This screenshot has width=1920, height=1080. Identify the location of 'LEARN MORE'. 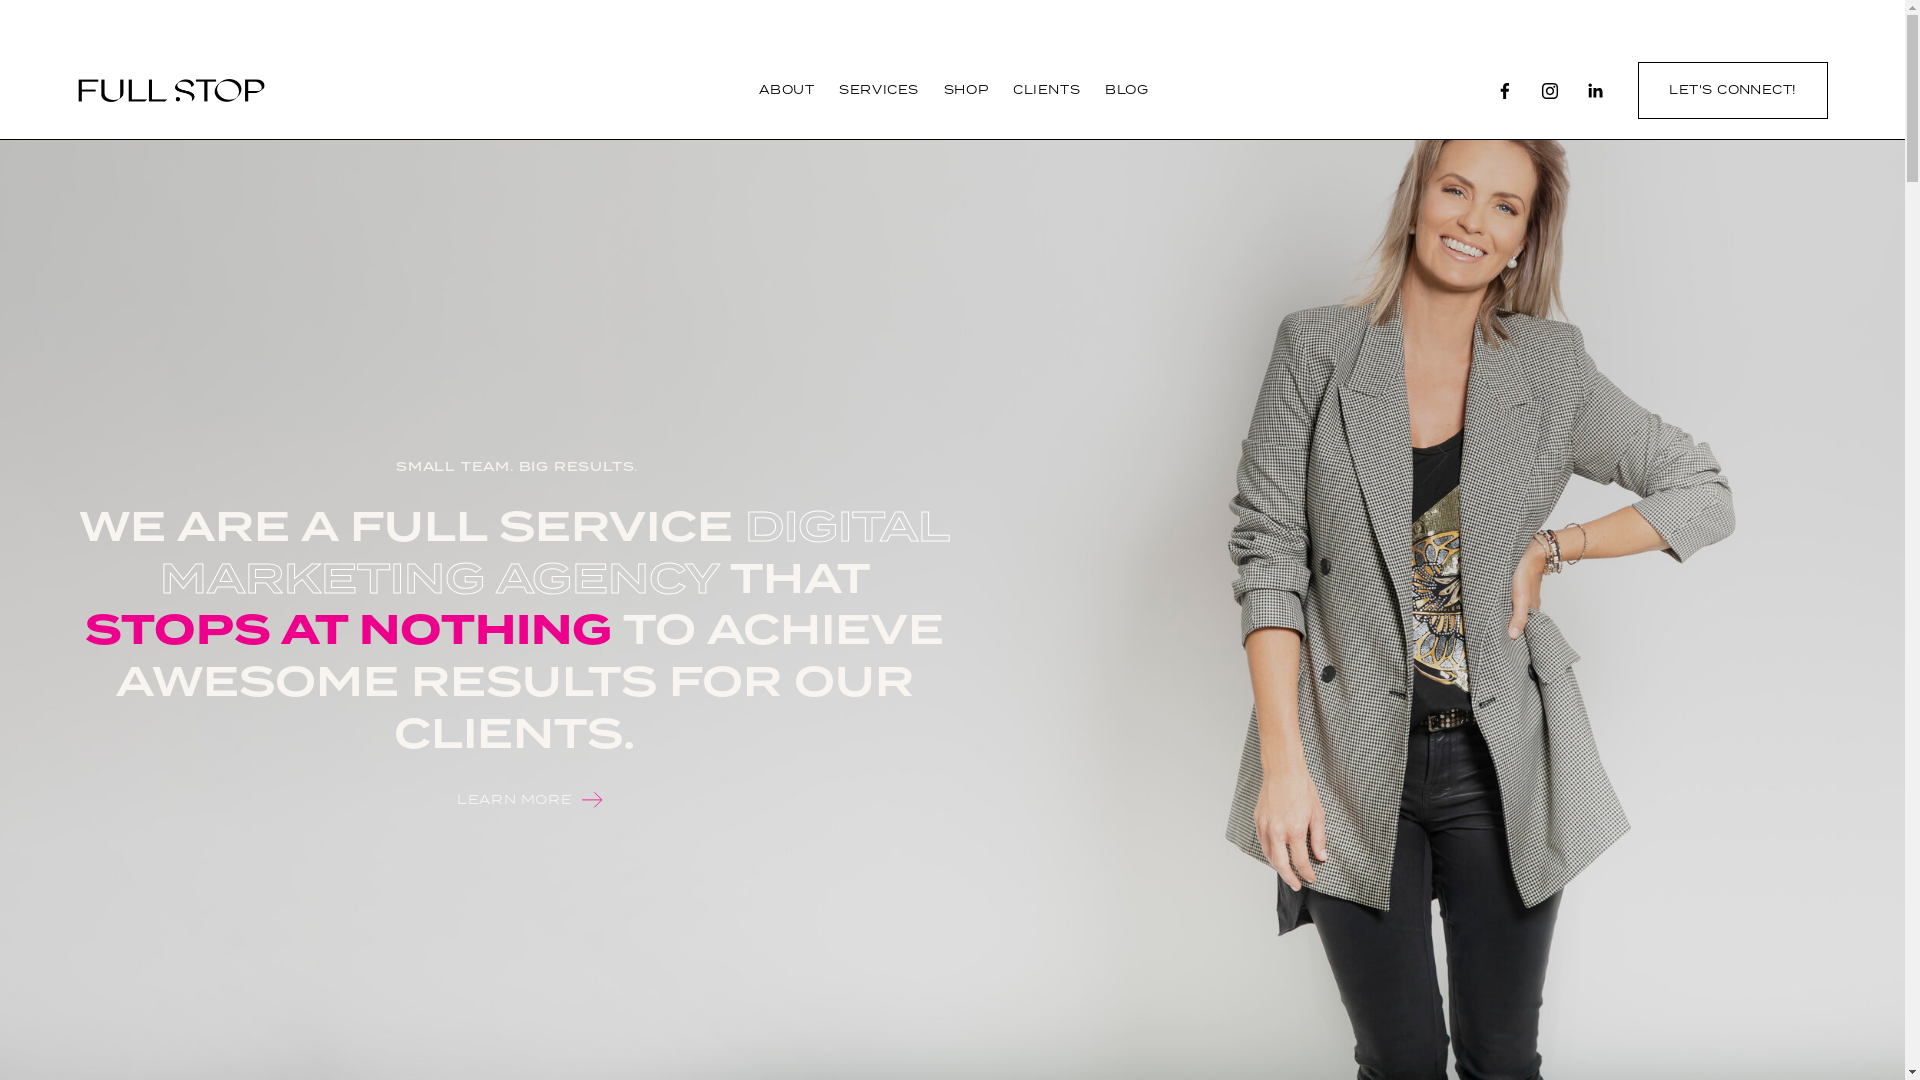
(514, 798).